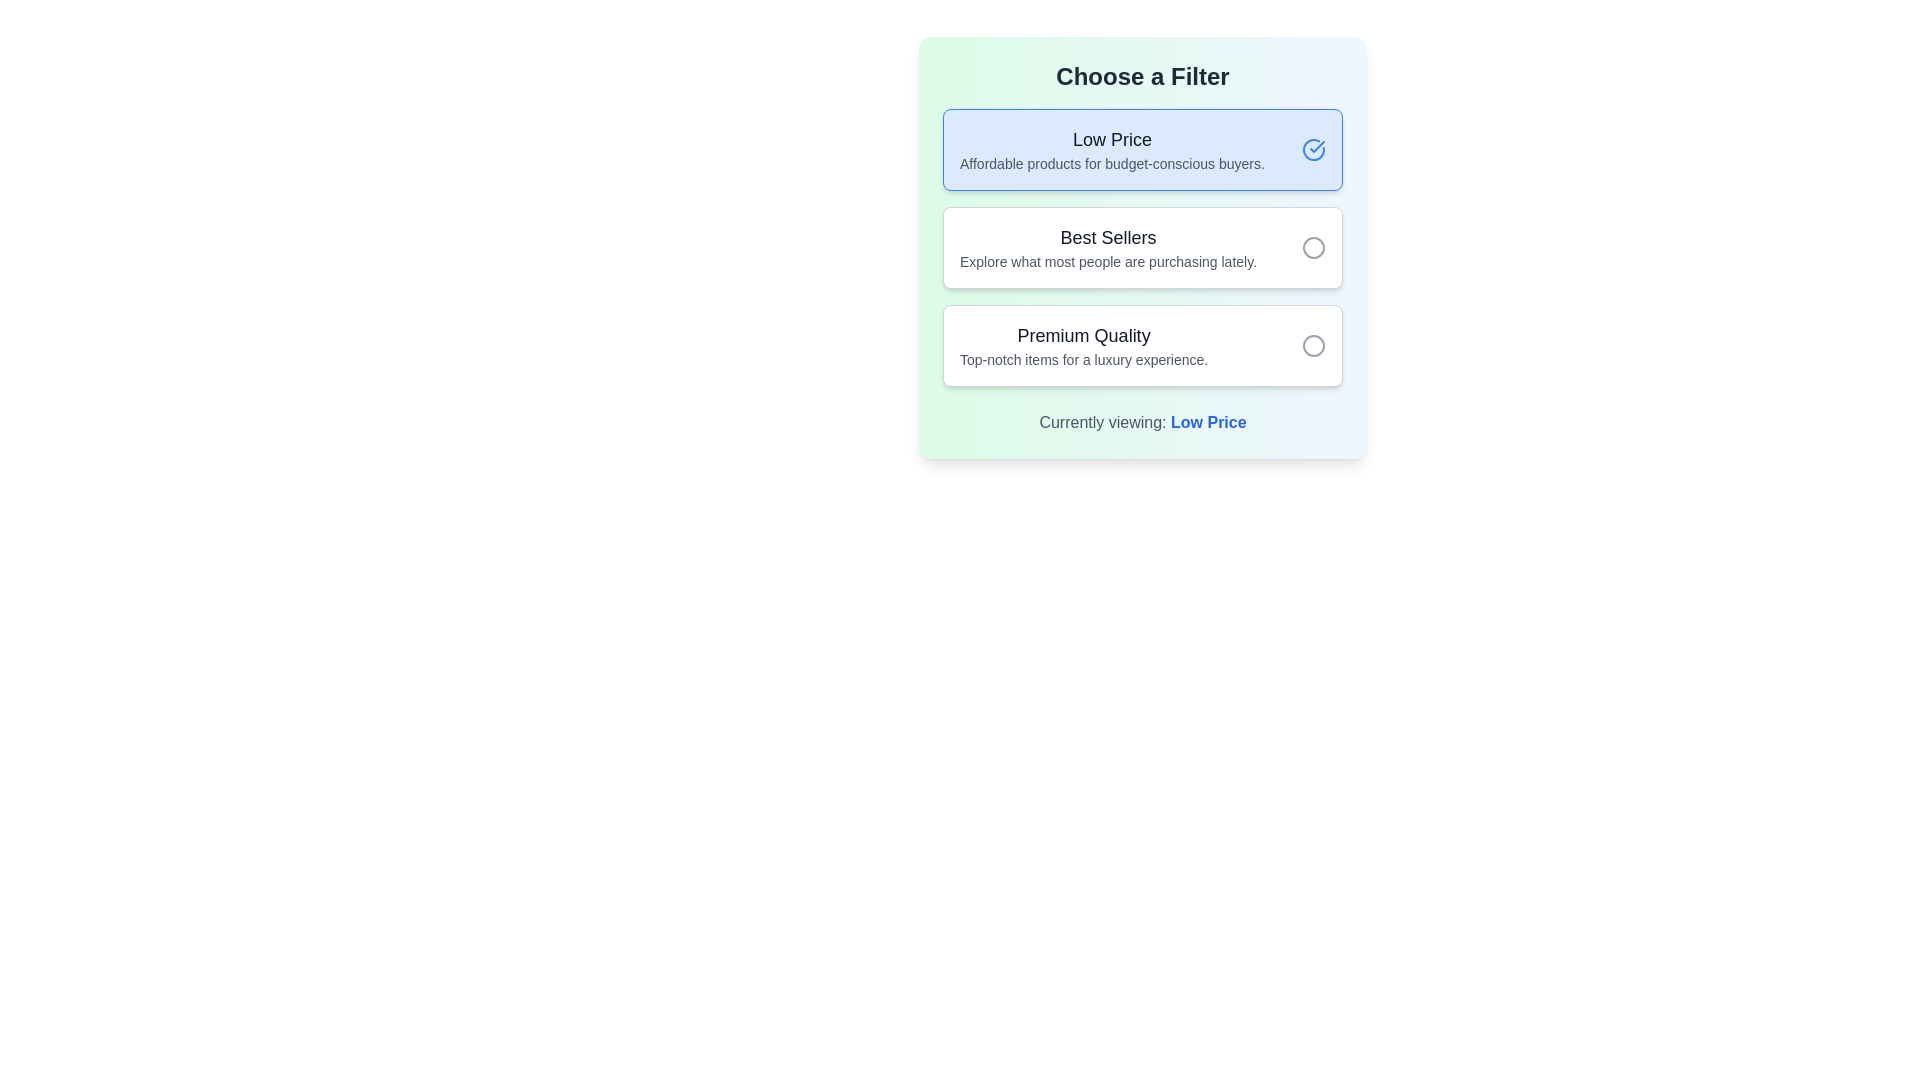 The image size is (1920, 1080). I want to click on the descriptive text UI component that contains the bold text 'Low Price' and the smaller text 'Affordable products for budget-conscious buyers.' within a rounded rectangular card with a light blue background, so click(1111, 149).